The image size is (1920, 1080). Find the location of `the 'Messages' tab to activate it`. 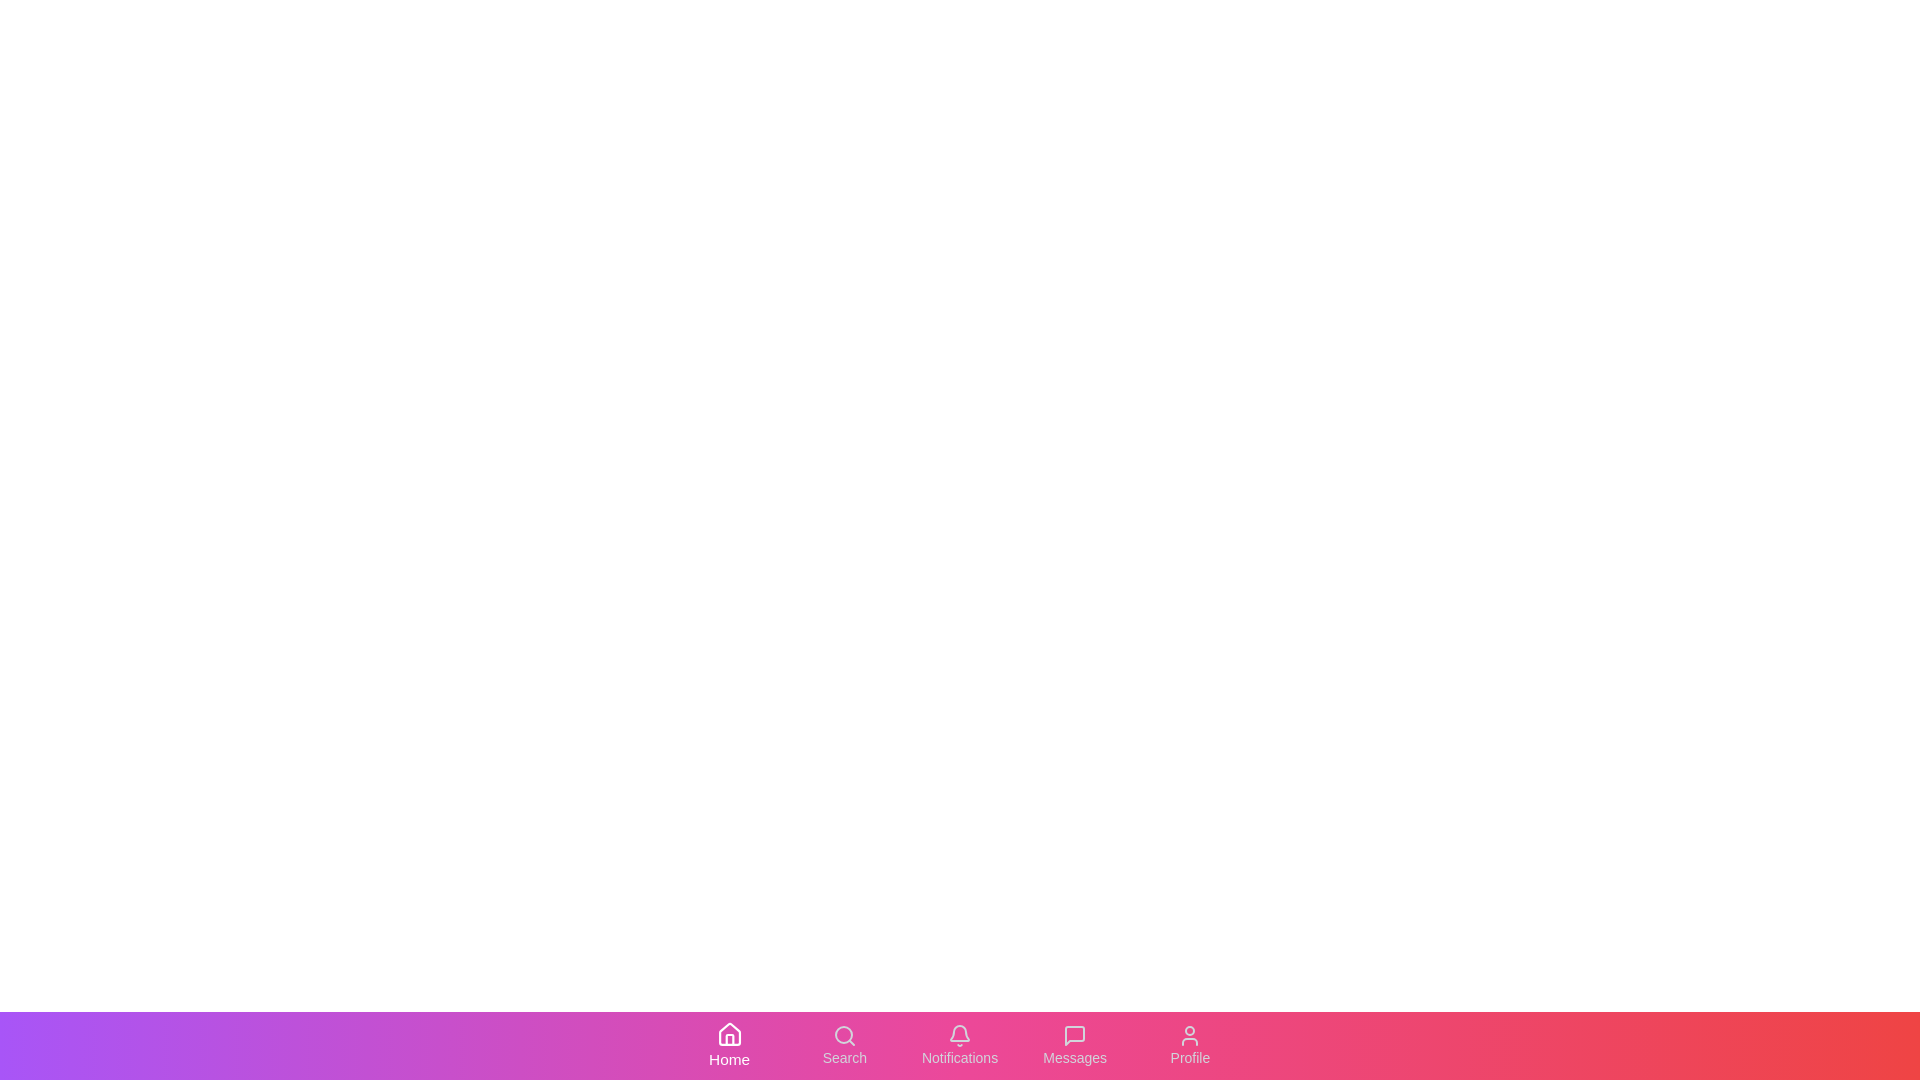

the 'Messages' tab to activate it is located at coordinates (1074, 1044).